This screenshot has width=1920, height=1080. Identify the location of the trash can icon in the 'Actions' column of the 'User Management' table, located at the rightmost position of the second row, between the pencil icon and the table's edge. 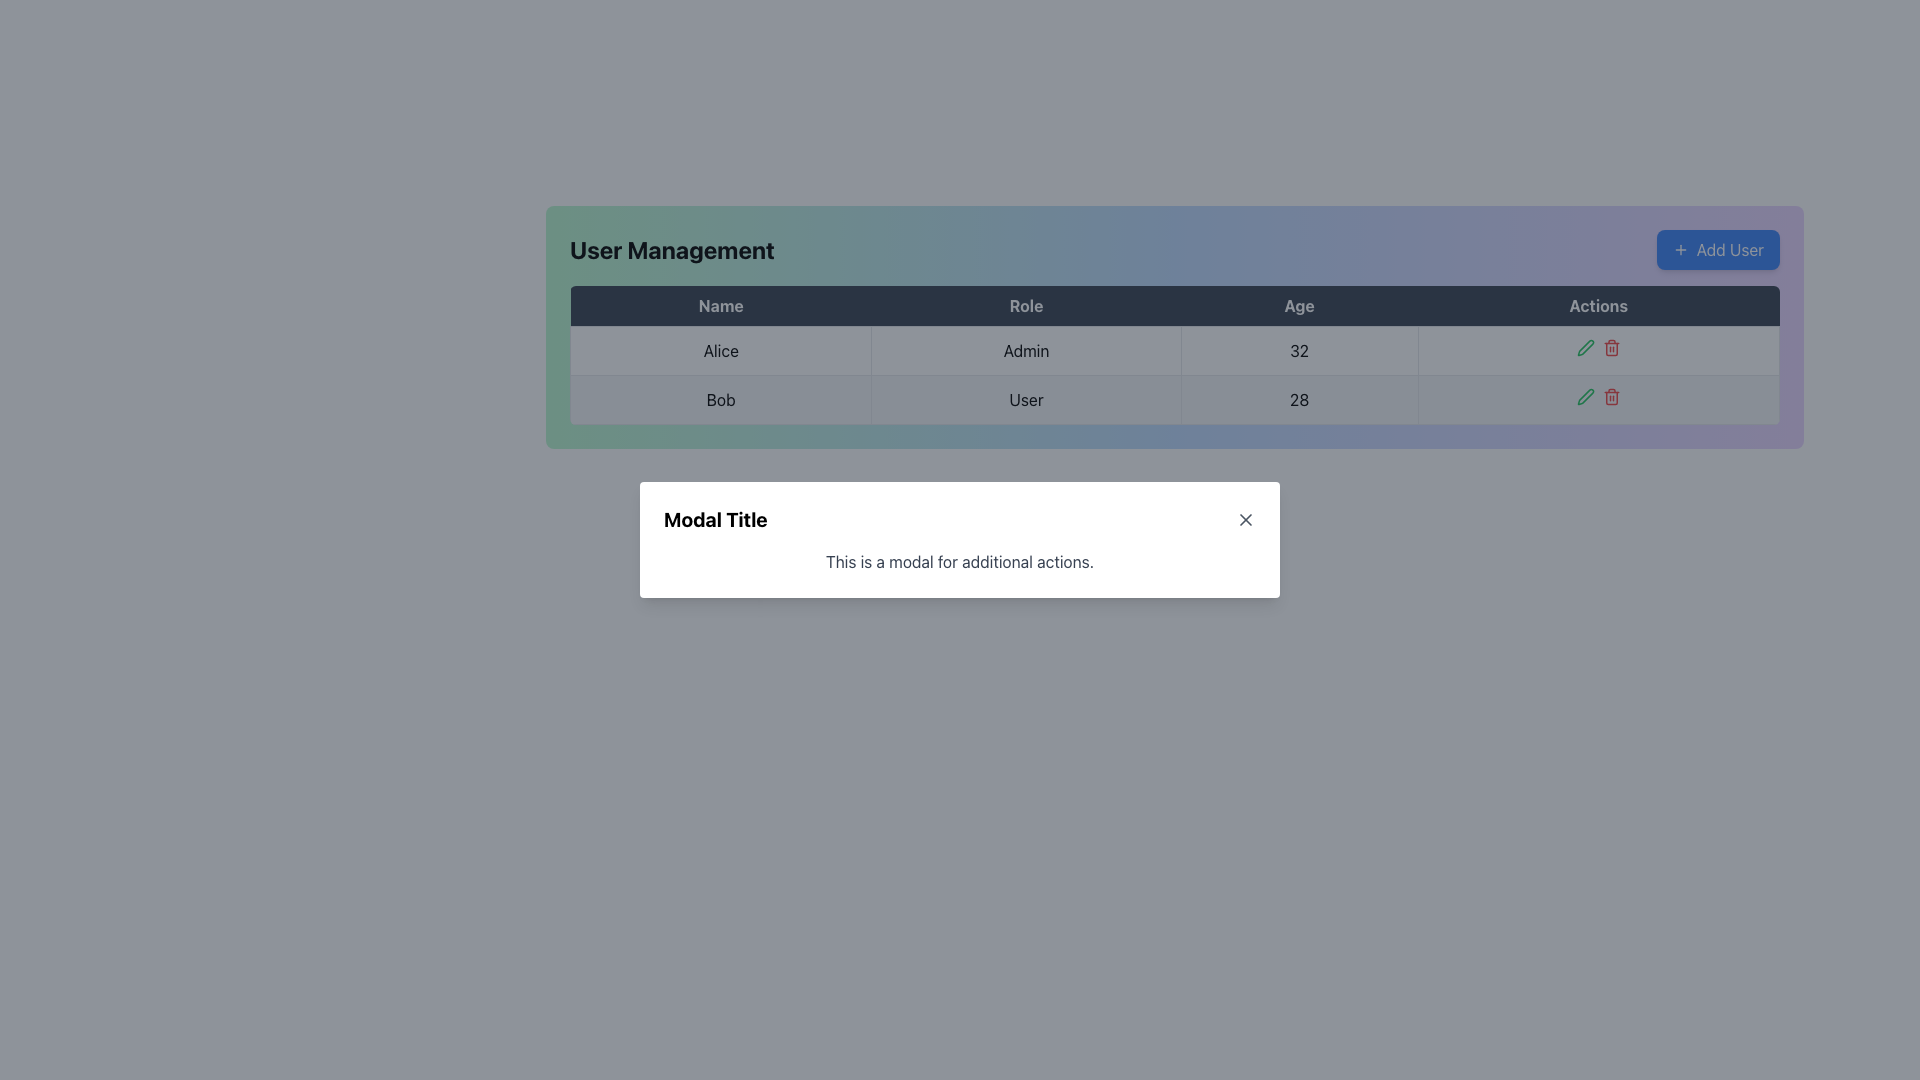
(1611, 348).